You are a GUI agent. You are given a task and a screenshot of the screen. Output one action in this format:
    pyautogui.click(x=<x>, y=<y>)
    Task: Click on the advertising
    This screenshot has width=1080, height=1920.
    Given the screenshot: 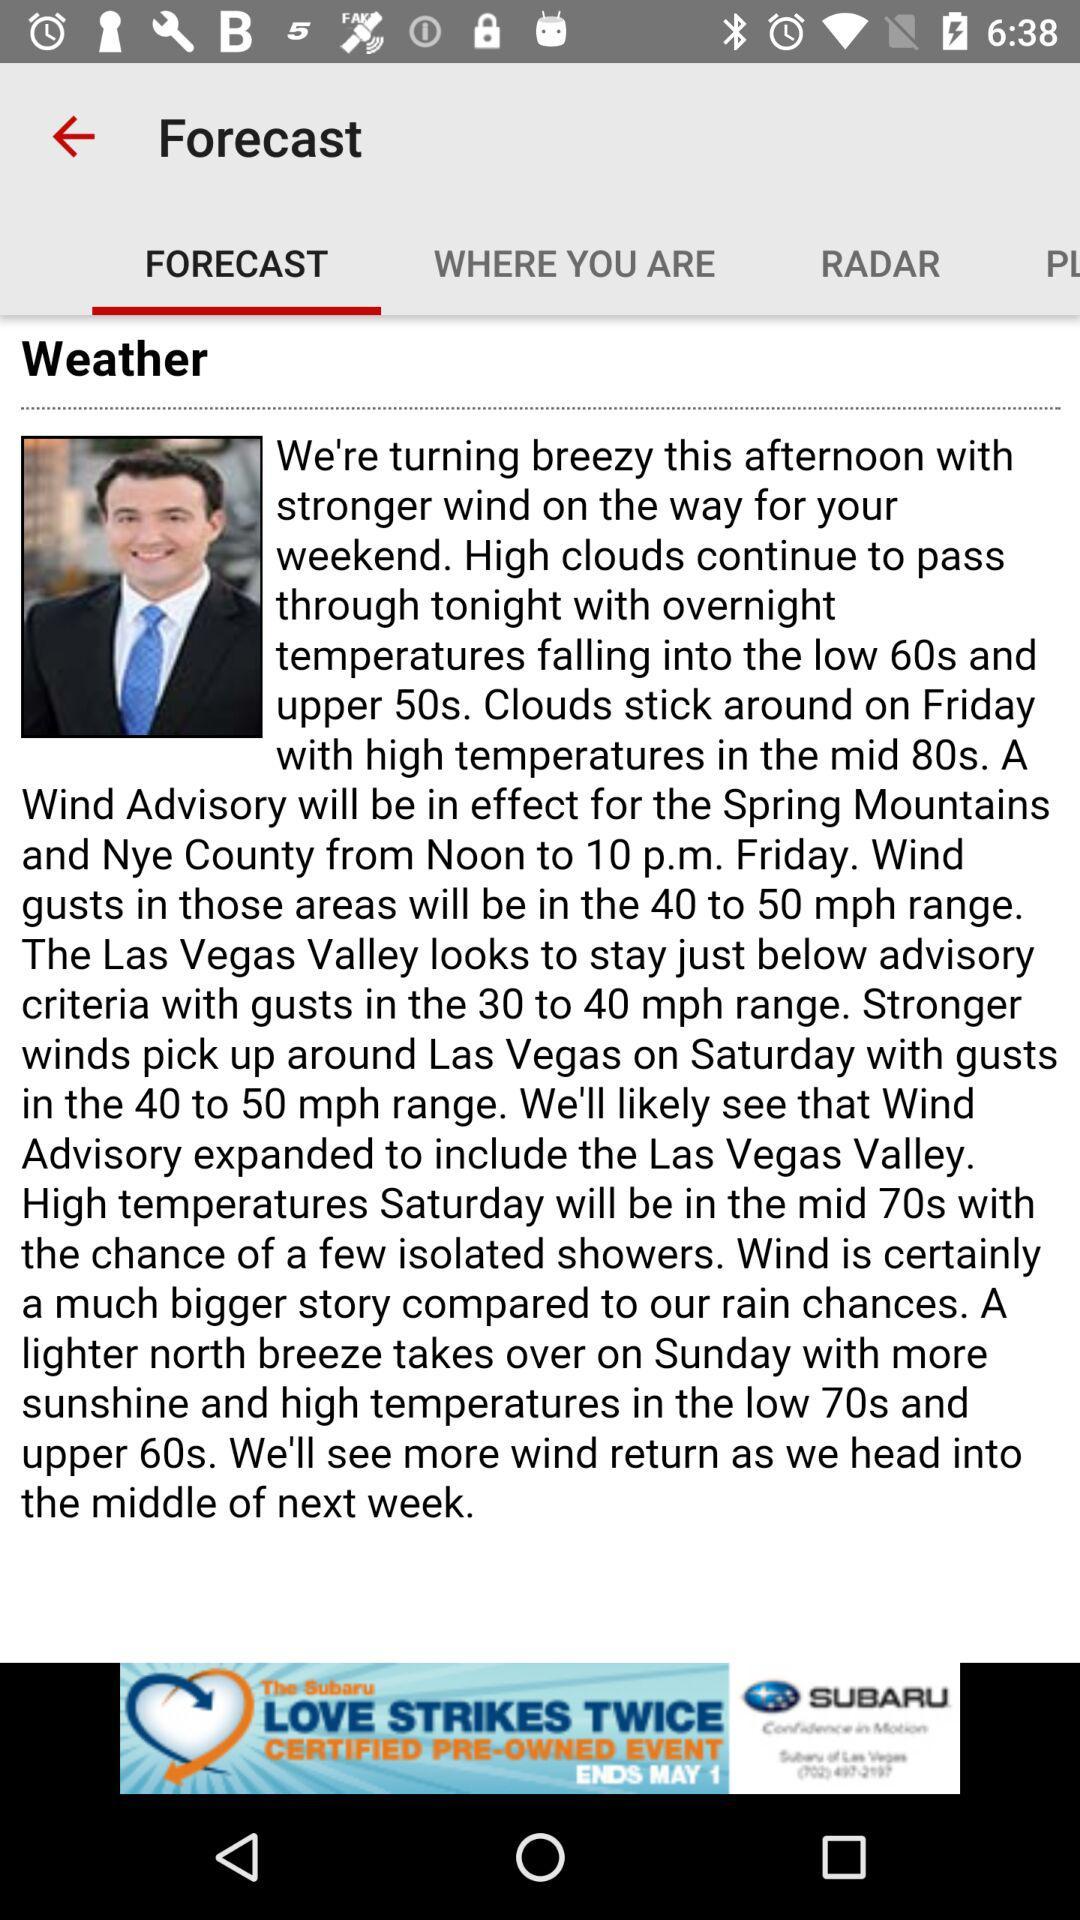 What is the action you would take?
    pyautogui.click(x=540, y=1727)
    